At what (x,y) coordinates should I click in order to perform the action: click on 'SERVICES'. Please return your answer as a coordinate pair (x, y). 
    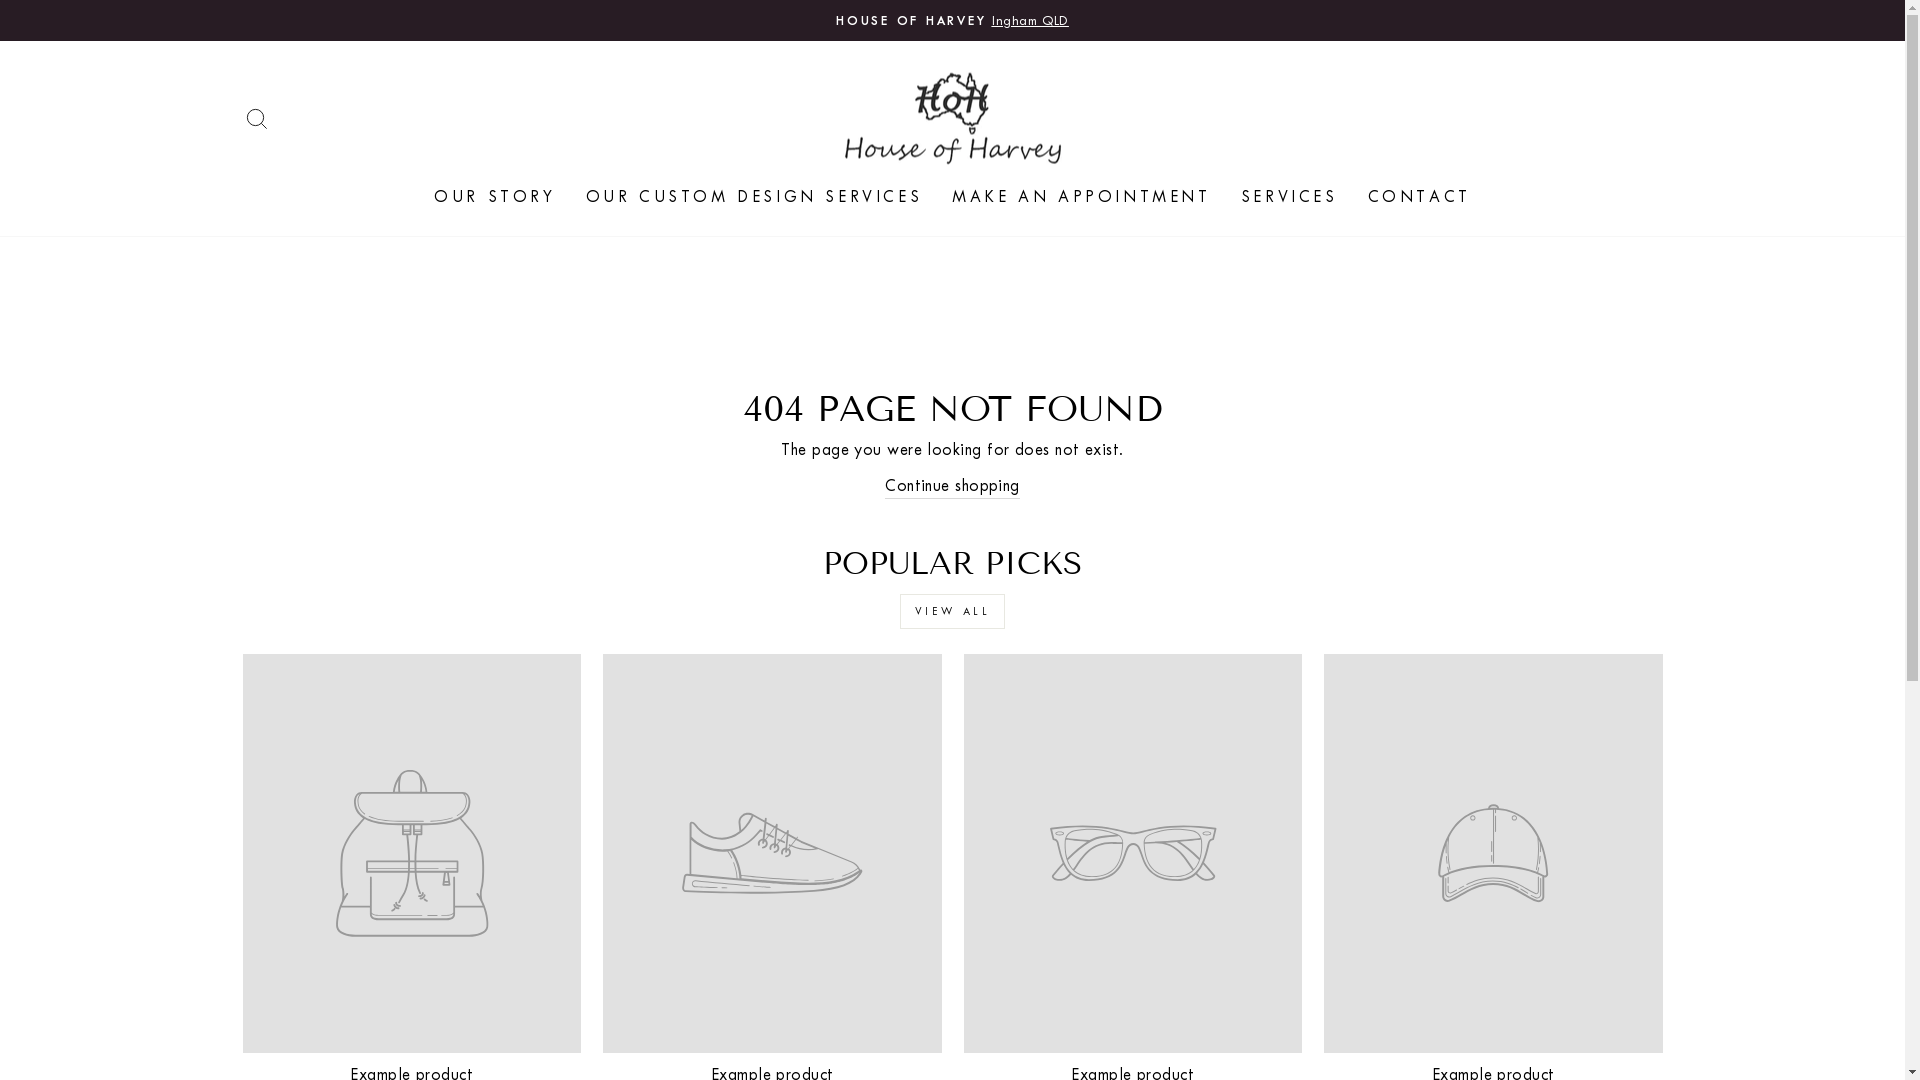
    Looking at the image, I should click on (1289, 196).